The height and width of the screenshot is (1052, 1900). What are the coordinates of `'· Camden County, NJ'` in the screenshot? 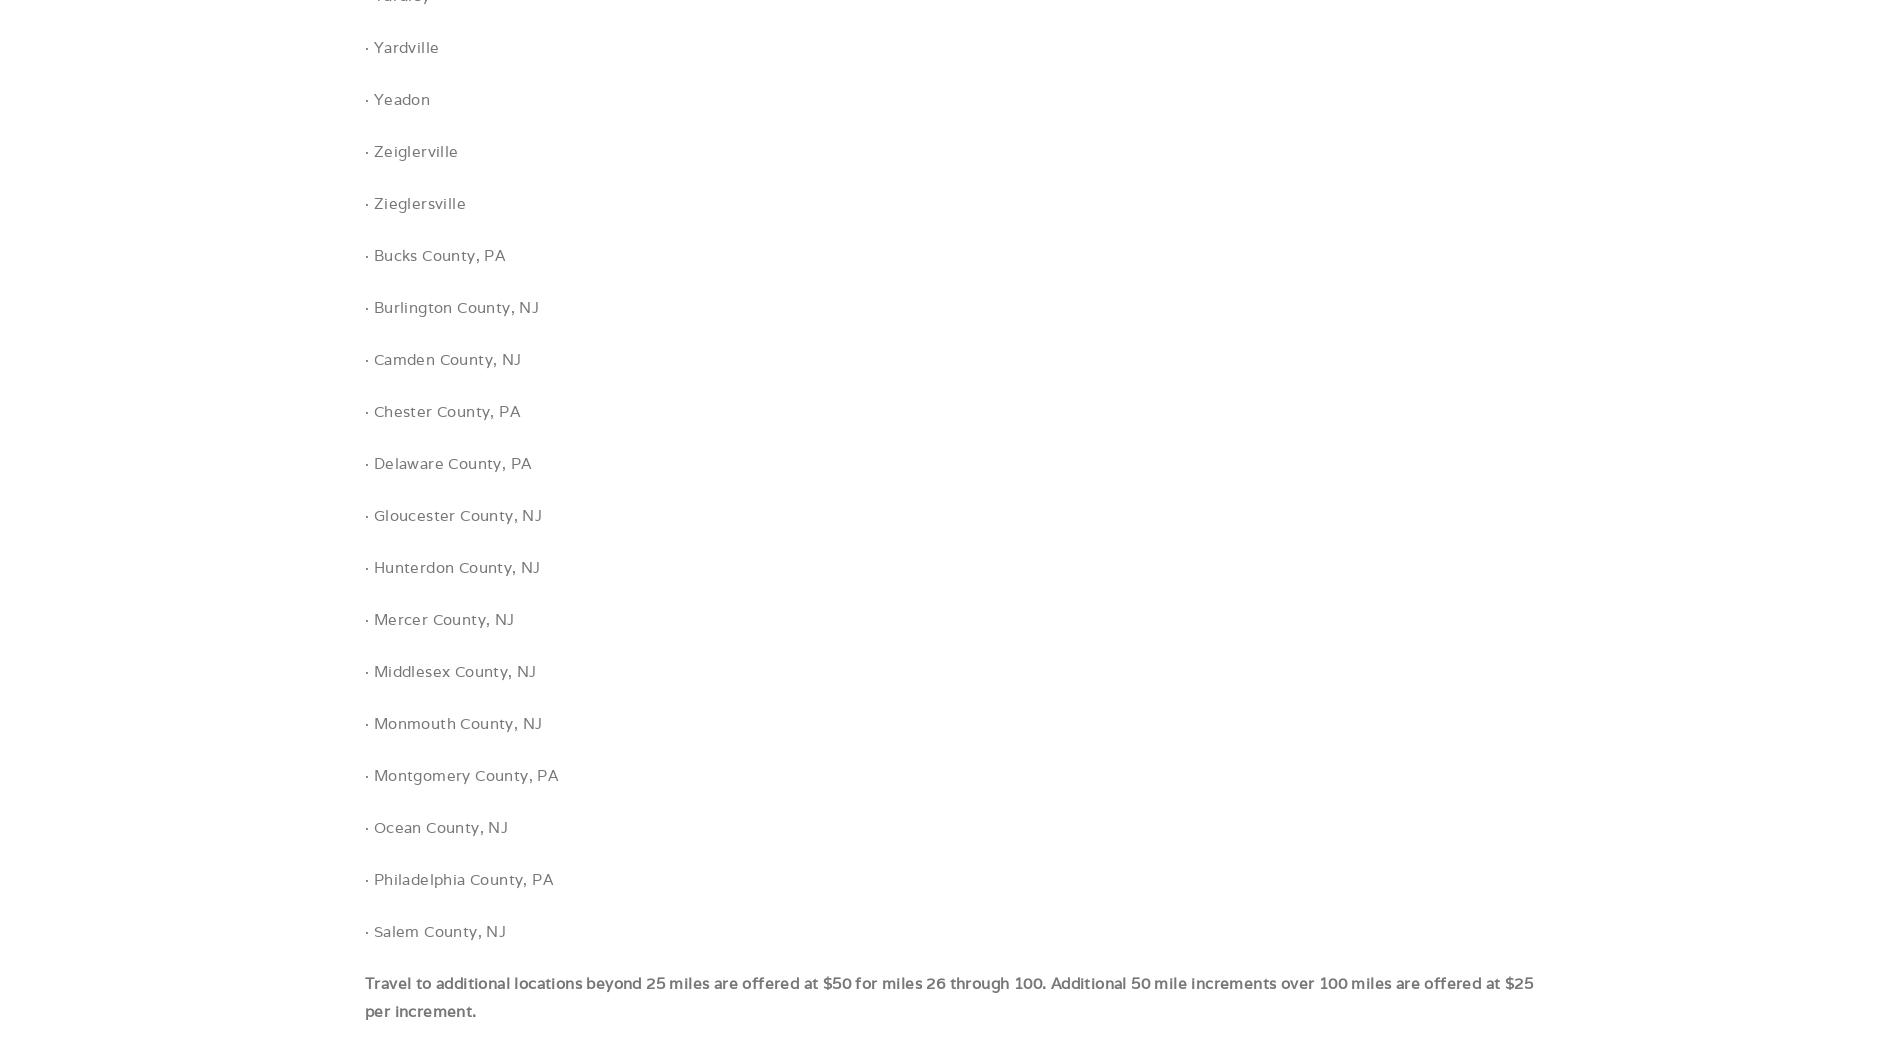 It's located at (442, 359).